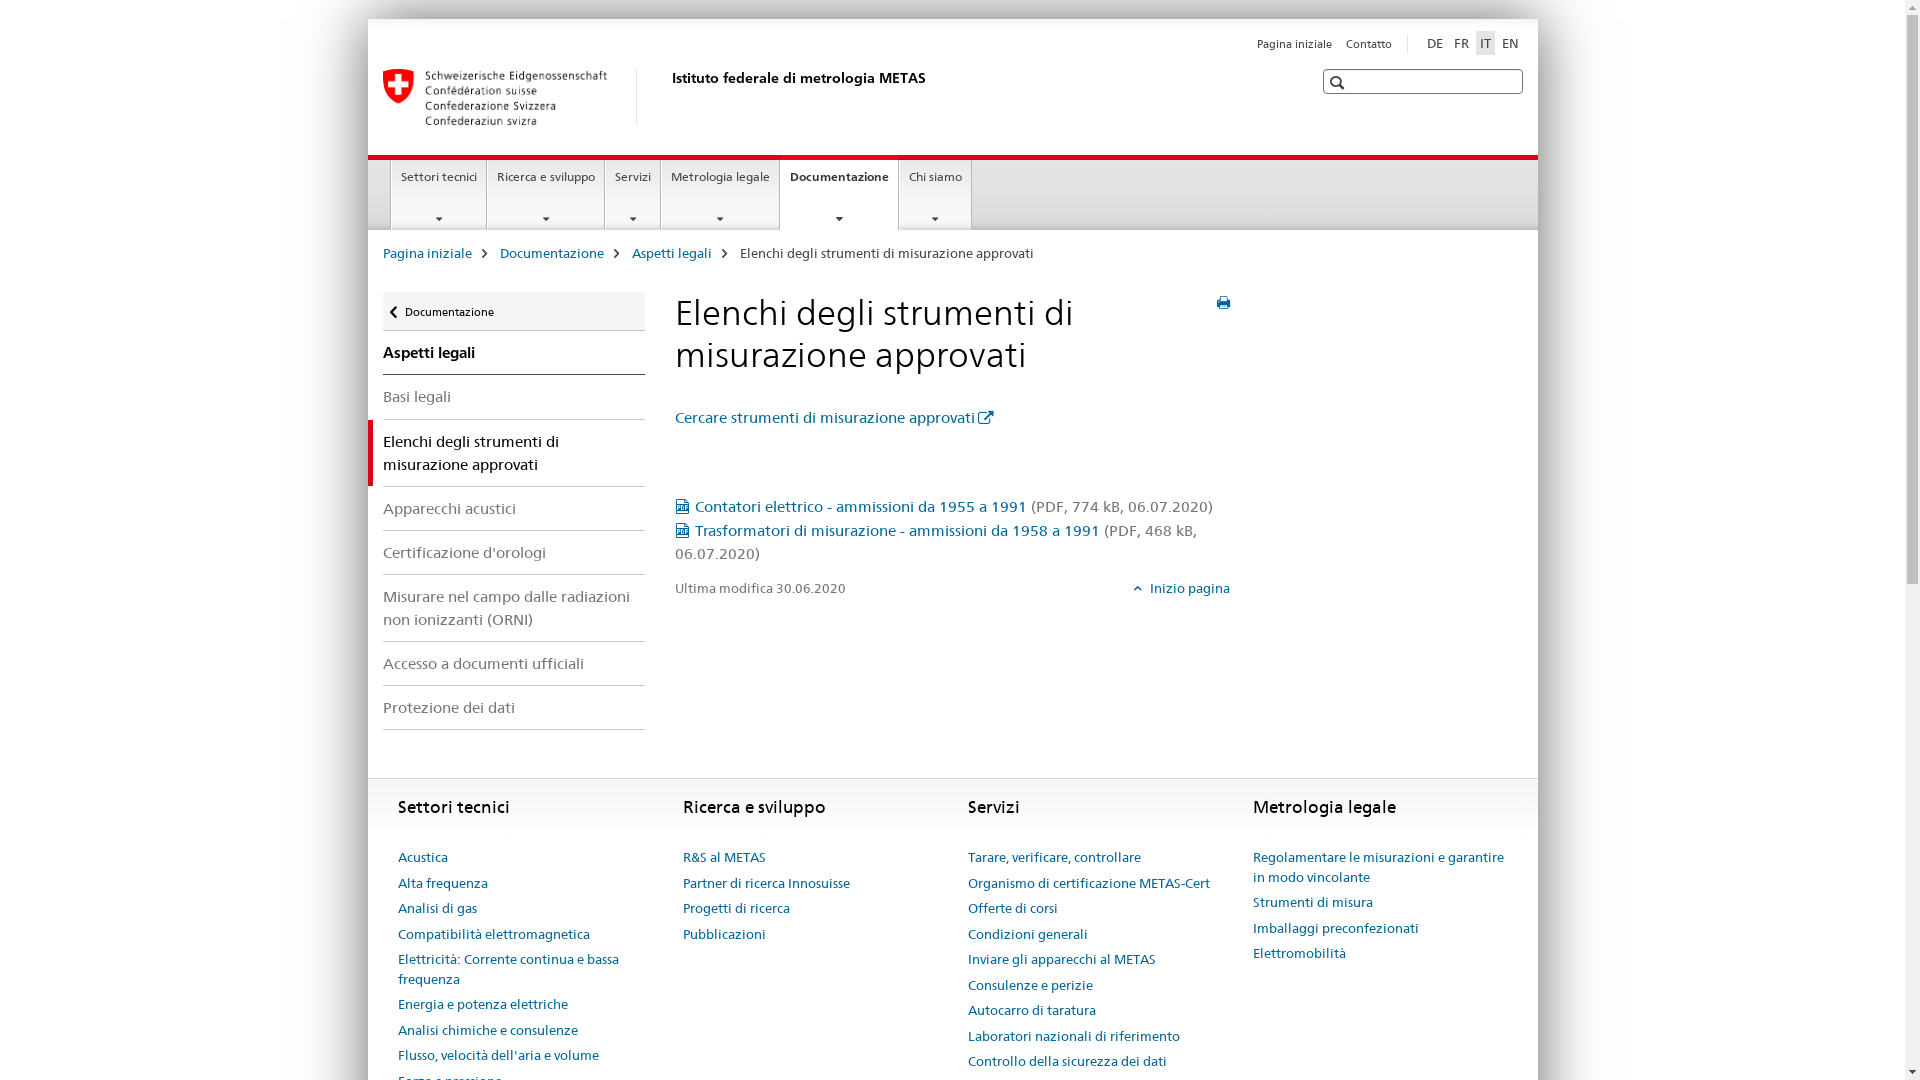 The width and height of the screenshot is (1920, 1080). Describe the element at coordinates (834, 416) in the screenshot. I see `'Cercare strumenti di misurazione approvati'` at that location.